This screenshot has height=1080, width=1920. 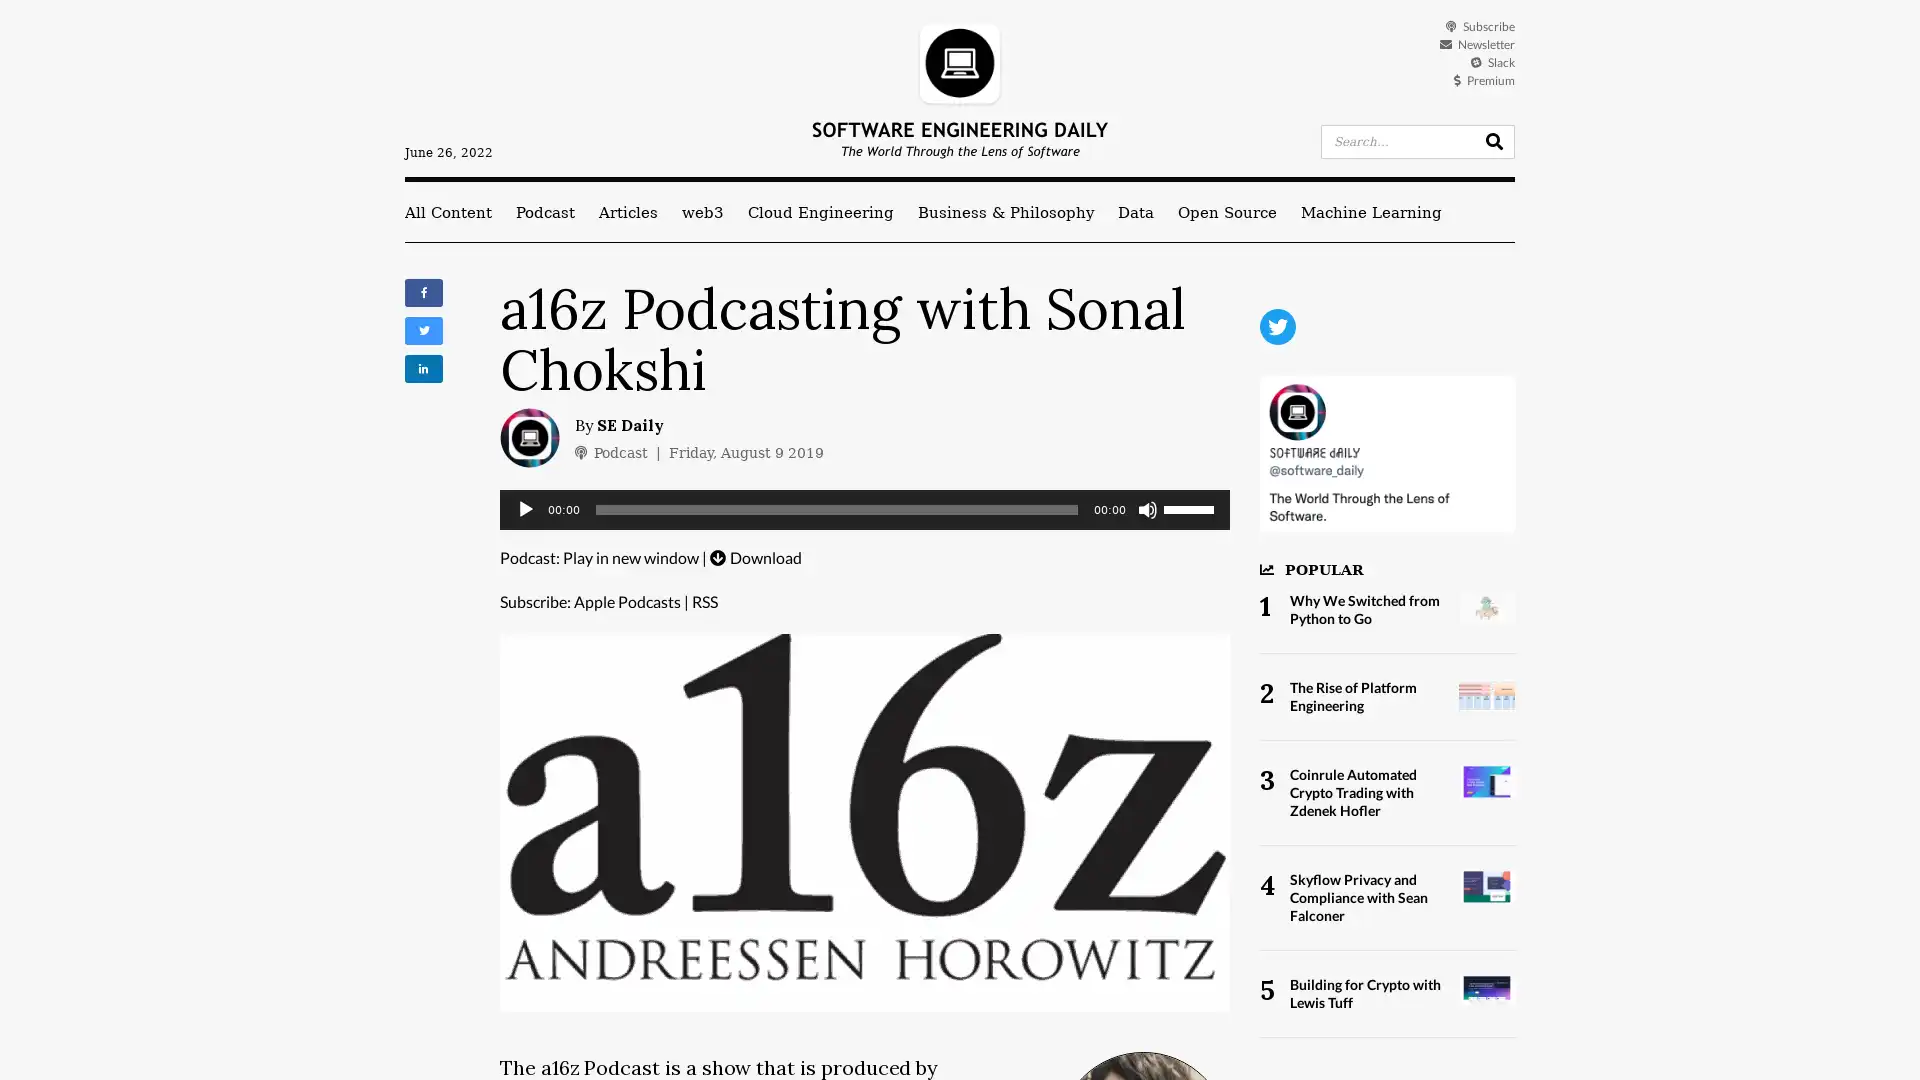 What do you see at coordinates (1147, 508) in the screenshot?
I see `Mute` at bounding box center [1147, 508].